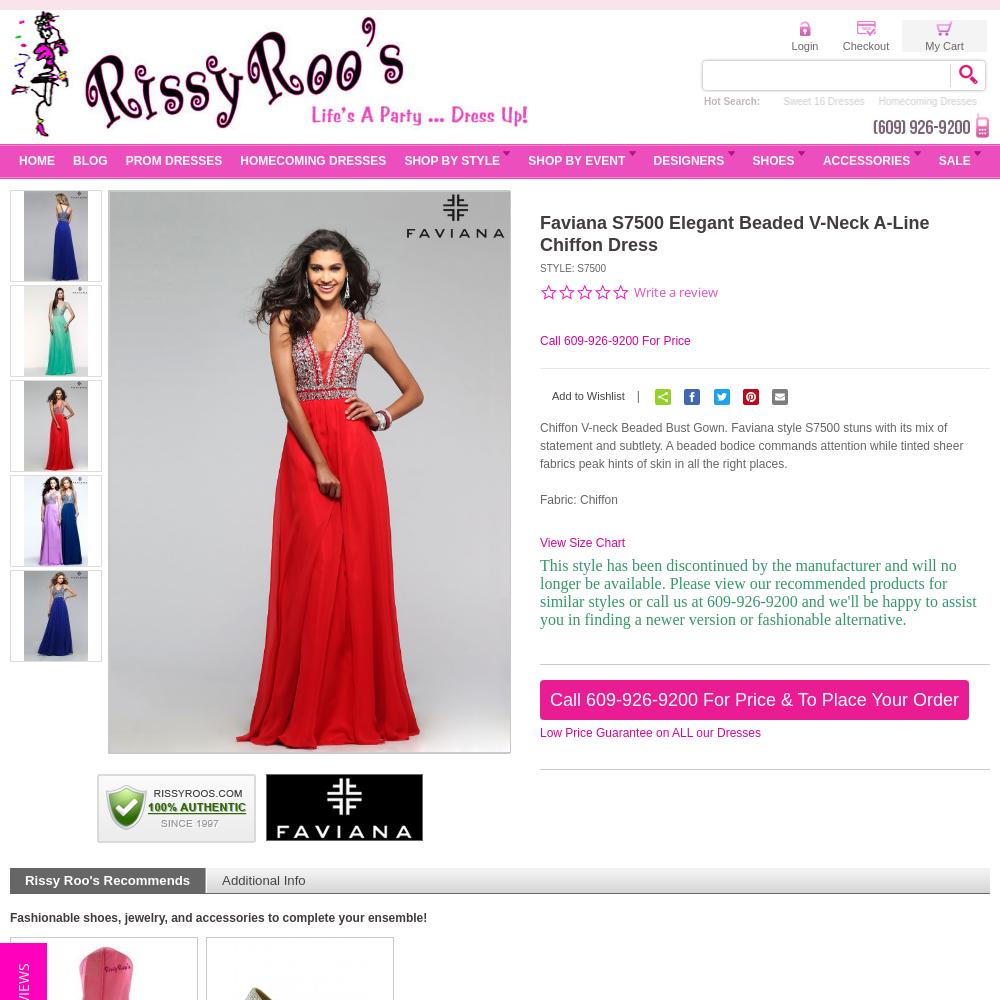 The width and height of the screenshot is (1000, 1000). I want to click on 'Sale Dresses', so click(728, 100).